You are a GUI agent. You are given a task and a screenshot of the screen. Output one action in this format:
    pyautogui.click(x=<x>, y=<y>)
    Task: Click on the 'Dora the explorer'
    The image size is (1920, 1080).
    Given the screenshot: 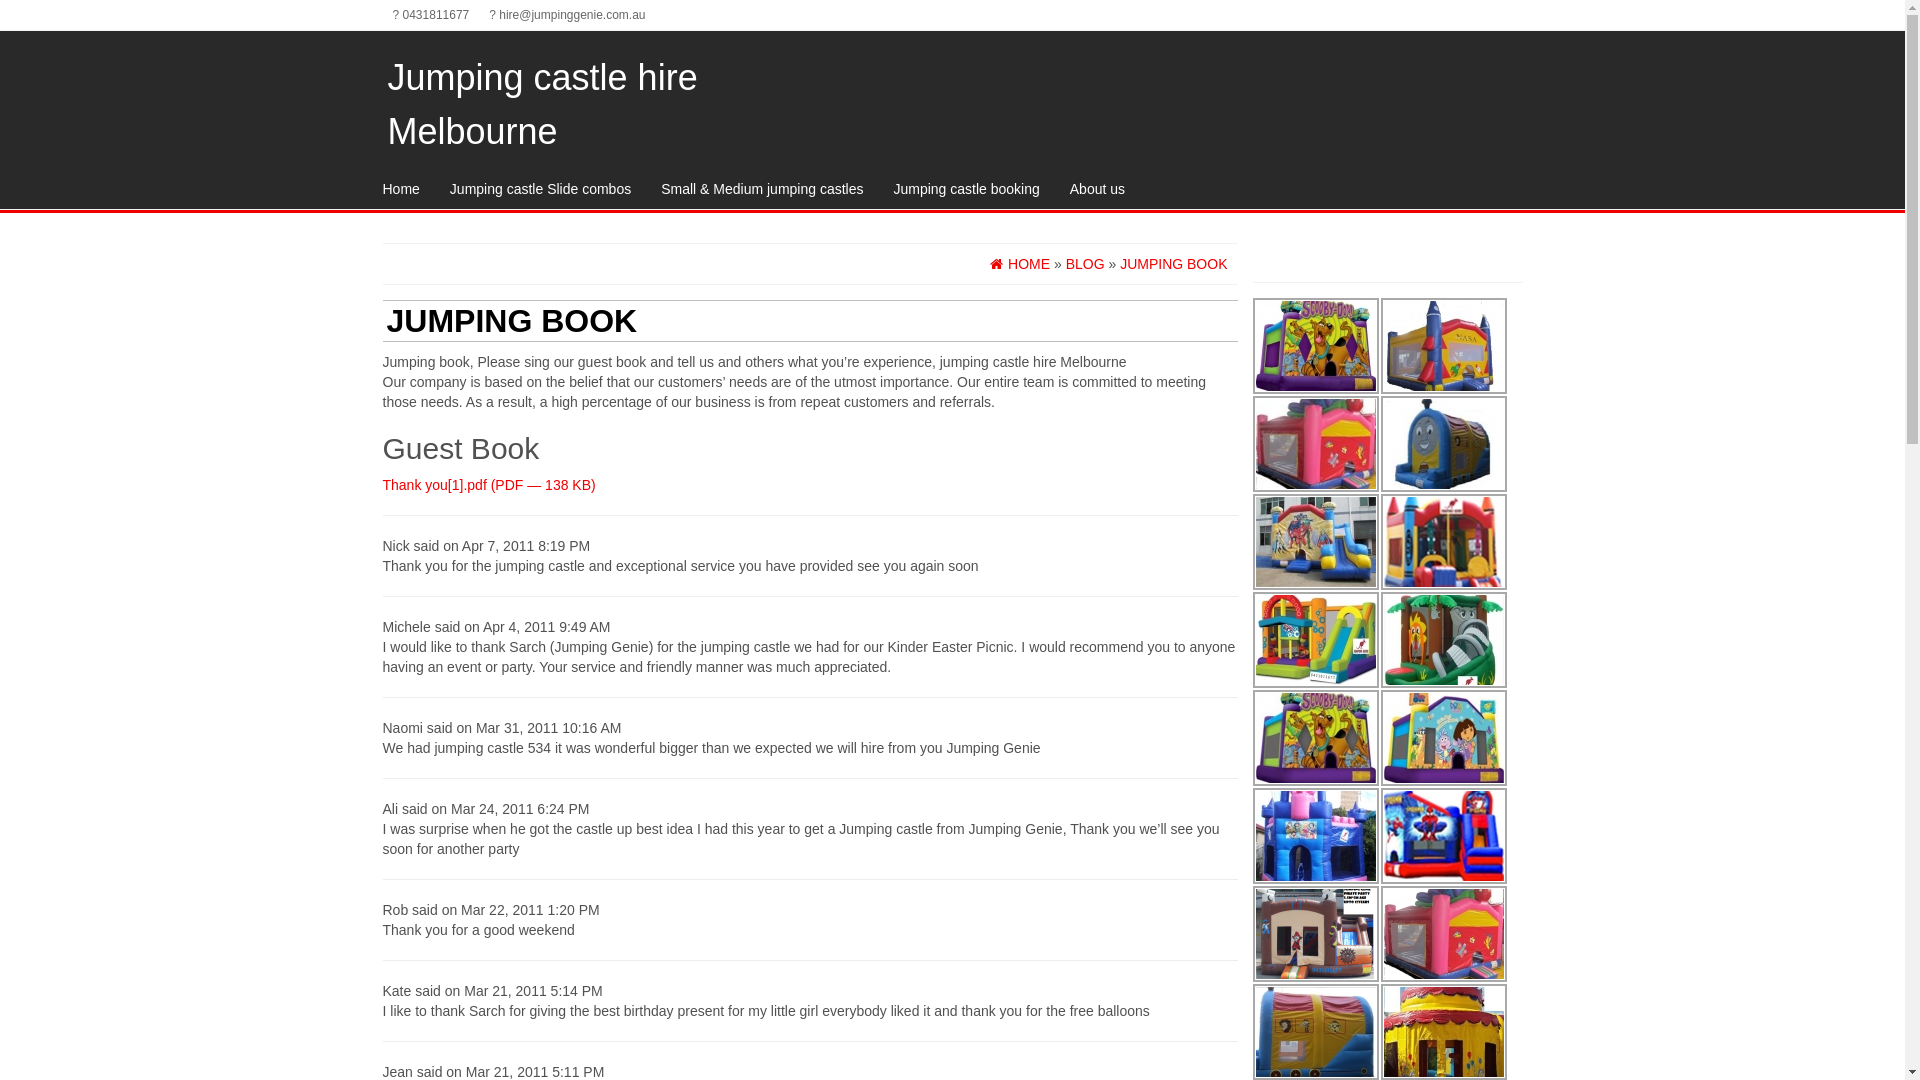 What is the action you would take?
    pyautogui.click(x=1443, y=737)
    